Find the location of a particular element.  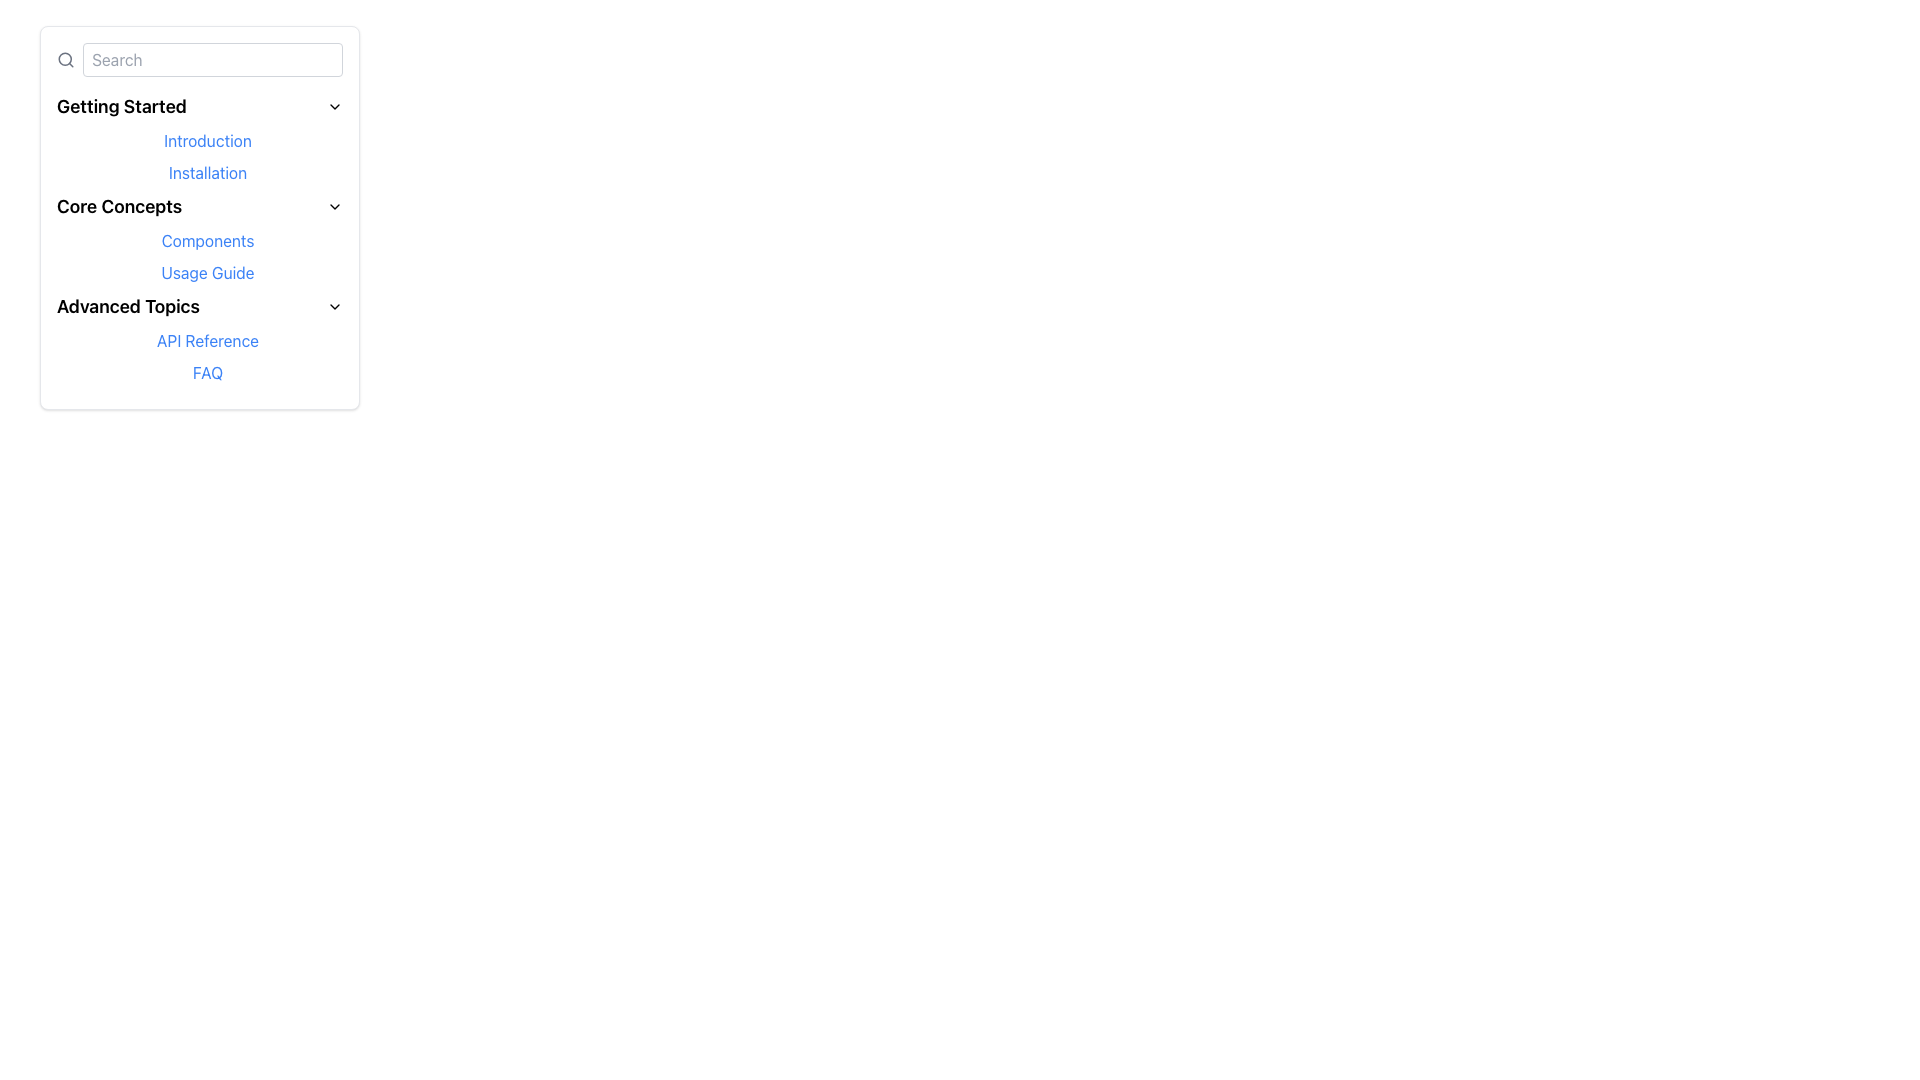

the first hyperlink in the 'Core Concepts' section of the vertical sidebar is located at coordinates (207, 239).